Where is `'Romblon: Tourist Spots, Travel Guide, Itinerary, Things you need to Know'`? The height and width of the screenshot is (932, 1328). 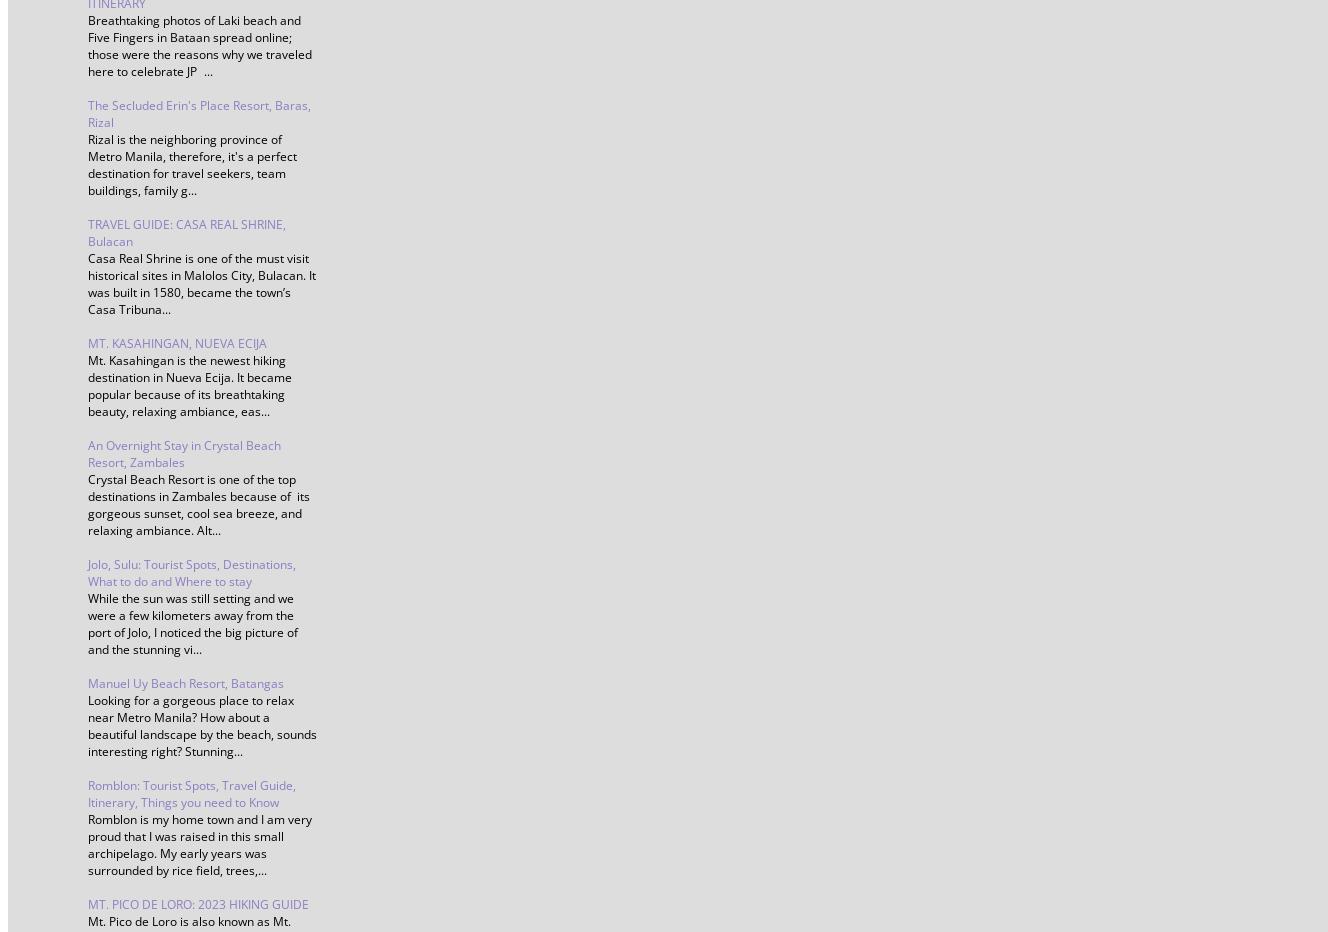
'Romblon: Tourist Spots, Travel Guide, Itinerary, Things you need to Know' is located at coordinates (88, 793).